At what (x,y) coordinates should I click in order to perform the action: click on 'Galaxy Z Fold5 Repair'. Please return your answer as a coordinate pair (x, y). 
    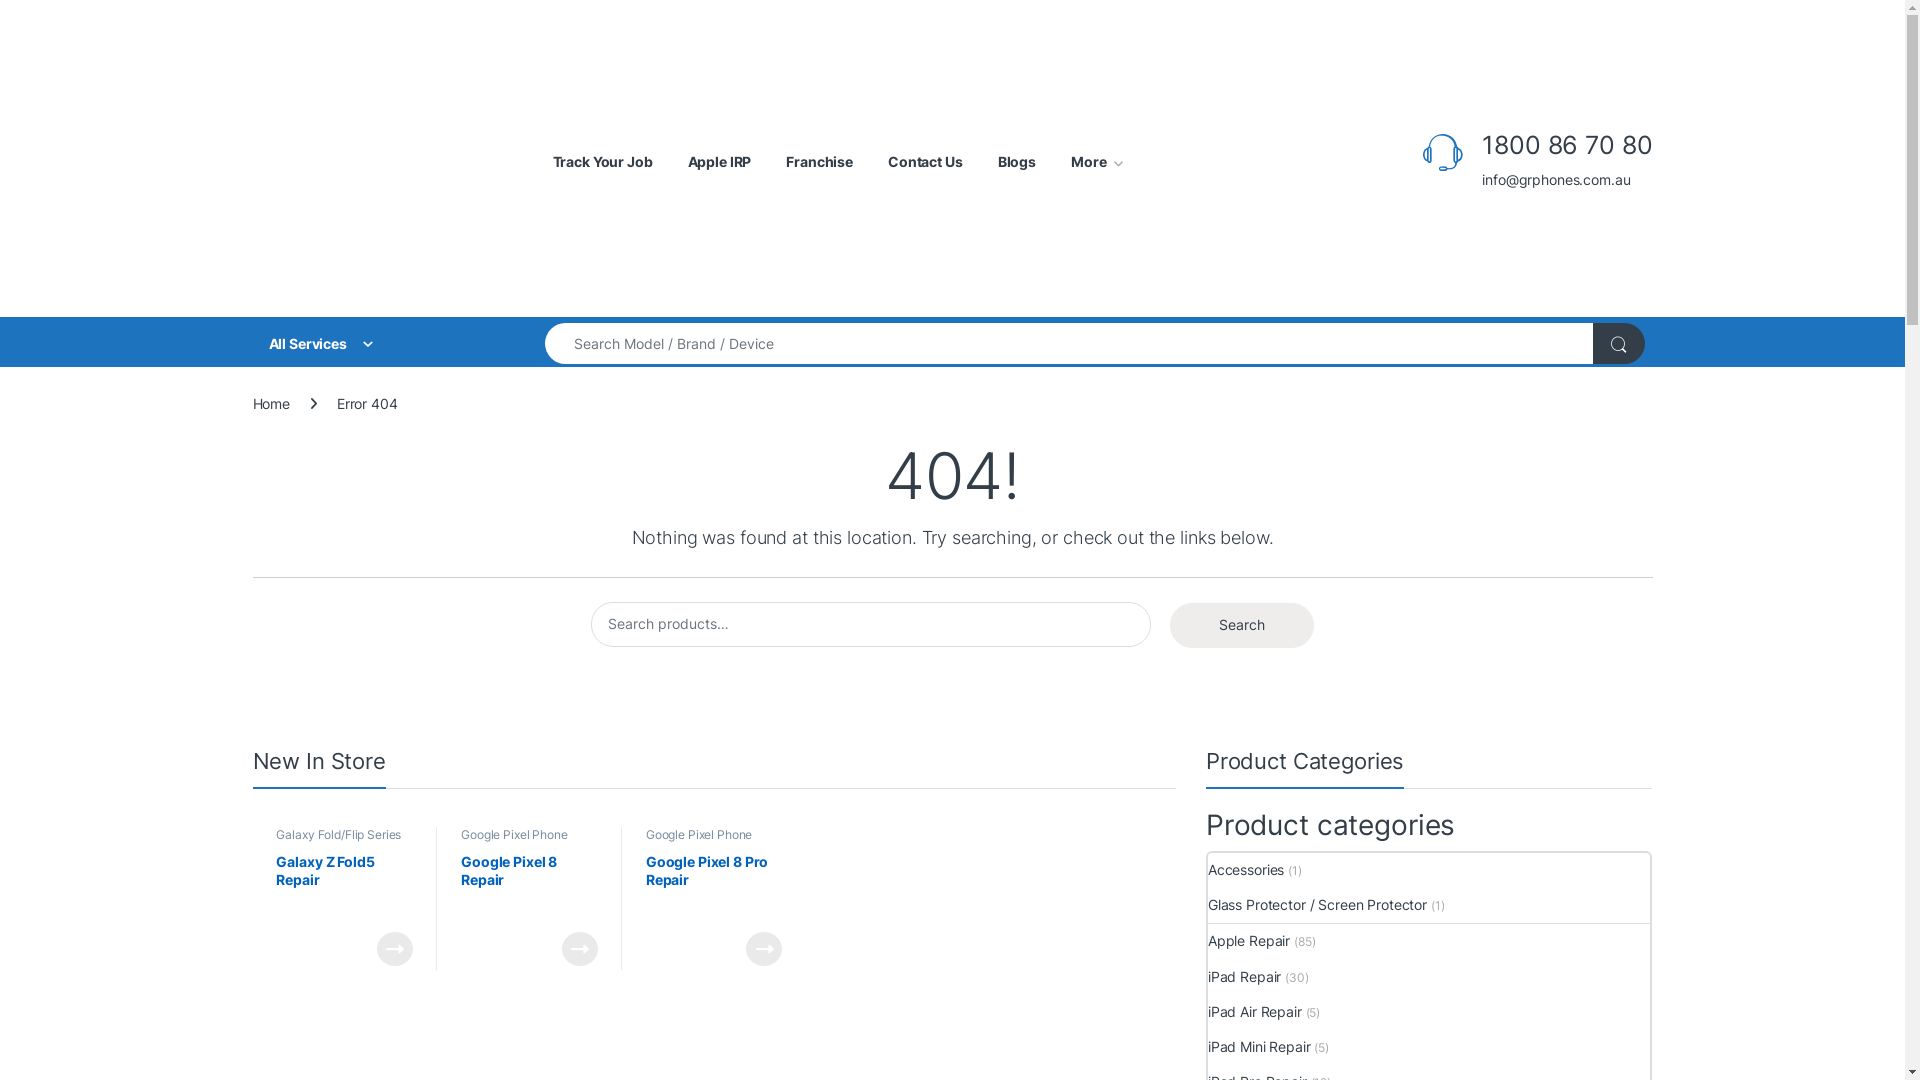
    Looking at the image, I should click on (344, 886).